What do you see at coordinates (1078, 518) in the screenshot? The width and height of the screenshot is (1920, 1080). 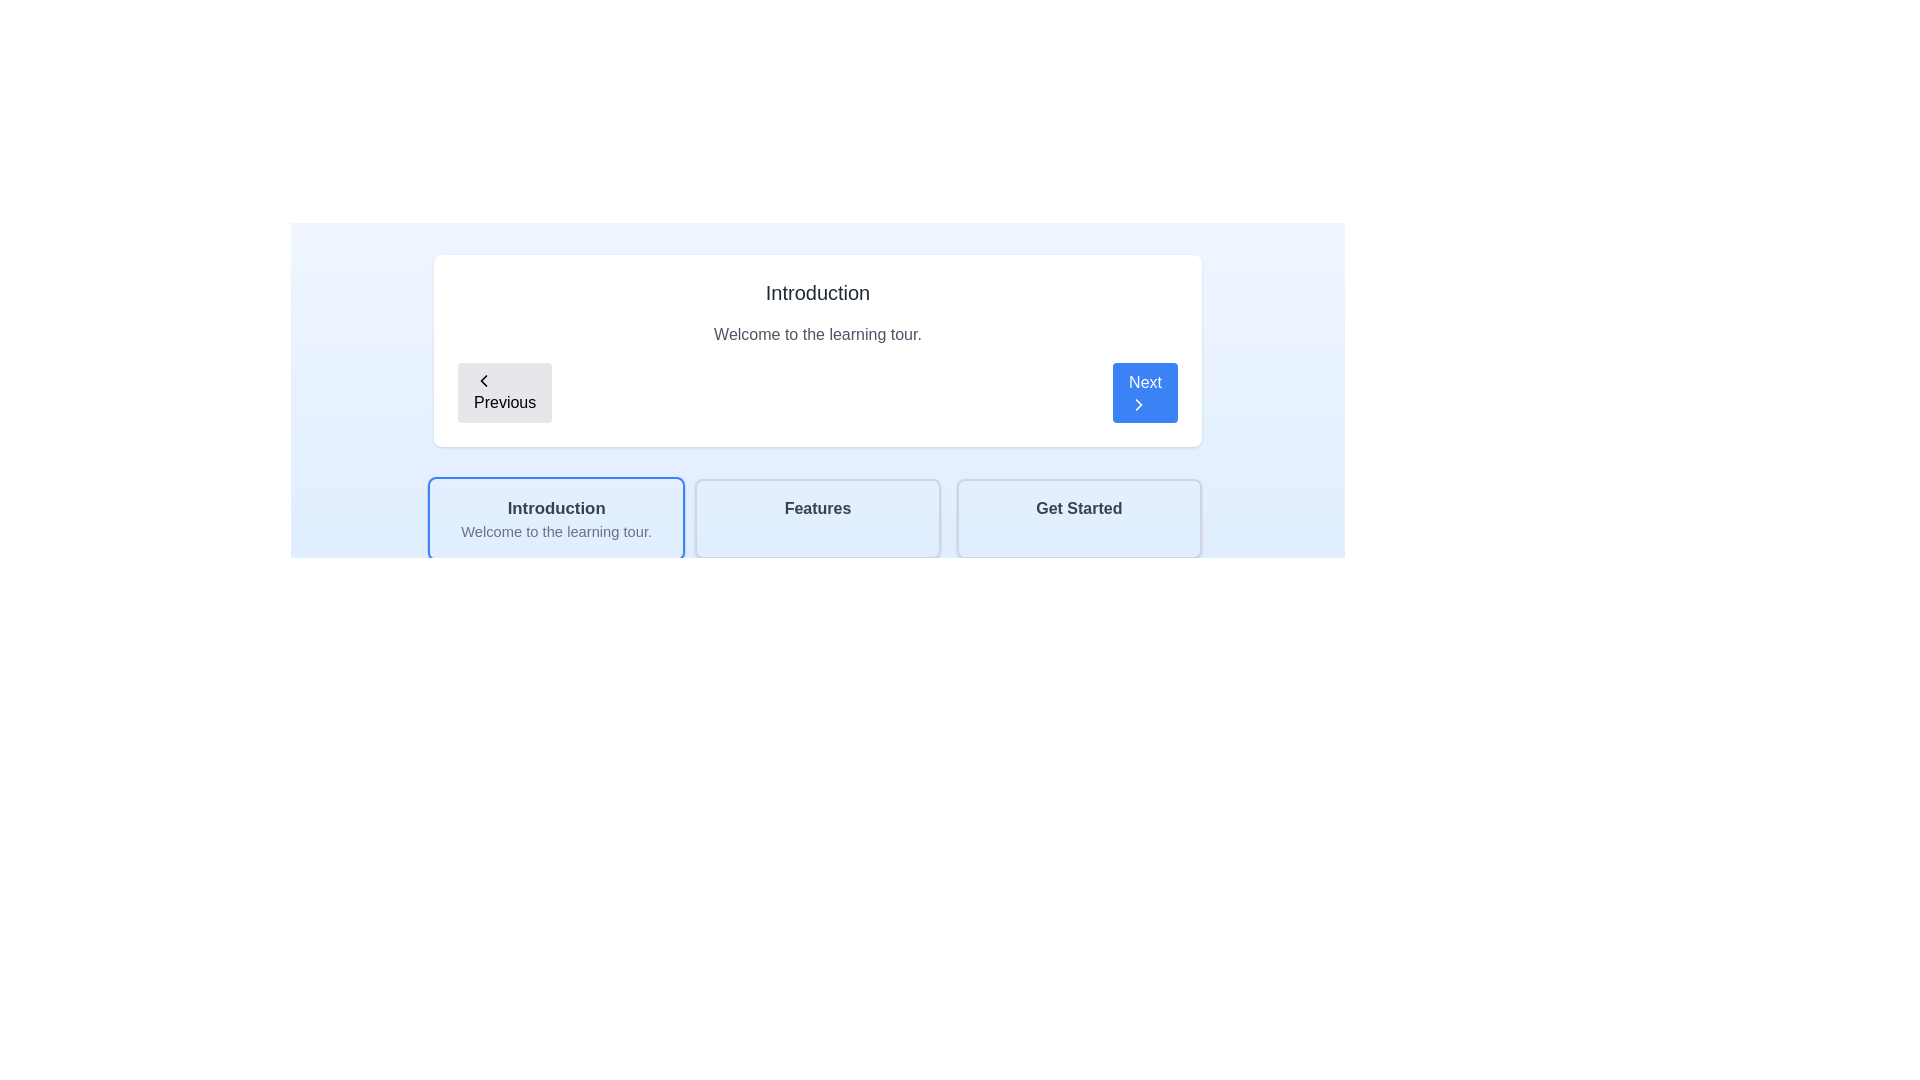 I see `the 'Get Started' button, which is the third button in a horizontal triplet at the bottom of the interface` at bounding box center [1078, 518].